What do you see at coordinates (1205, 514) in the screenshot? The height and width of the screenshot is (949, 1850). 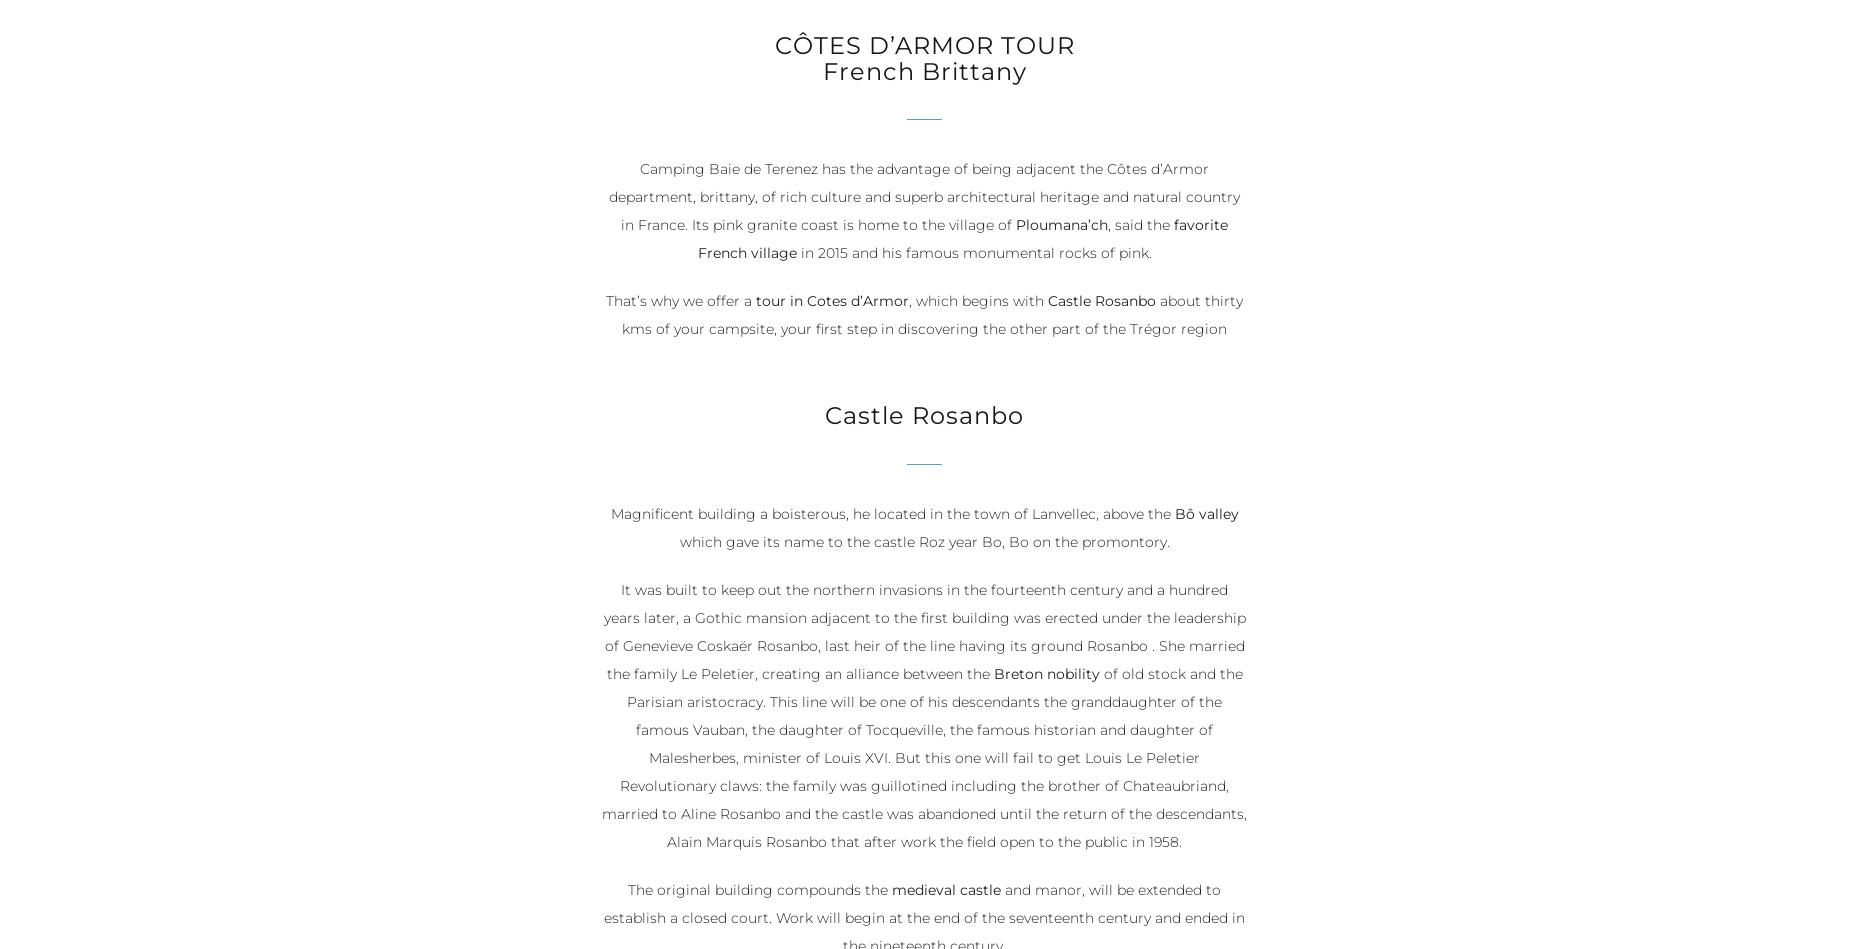 I see `'Bô valley'` at bounding box center [1205, 514].